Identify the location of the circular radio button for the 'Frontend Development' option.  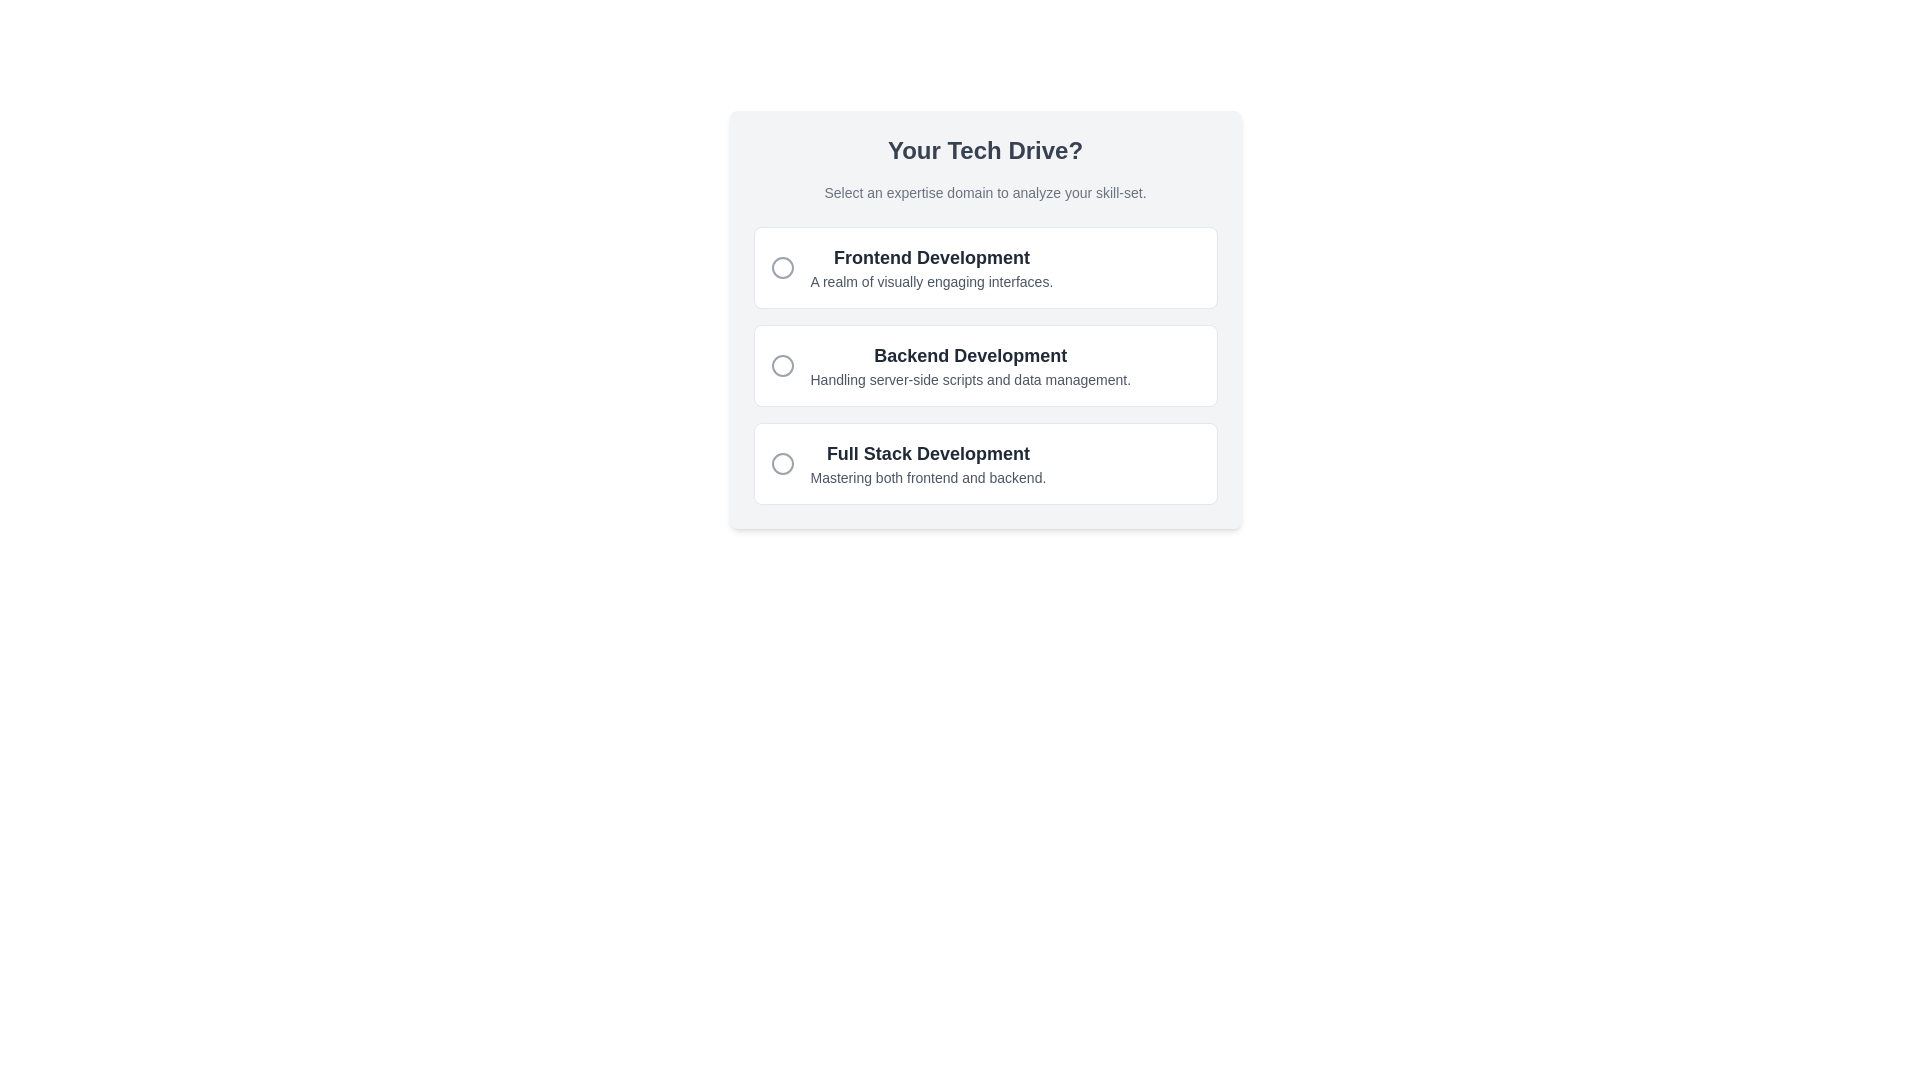
(781, 266).